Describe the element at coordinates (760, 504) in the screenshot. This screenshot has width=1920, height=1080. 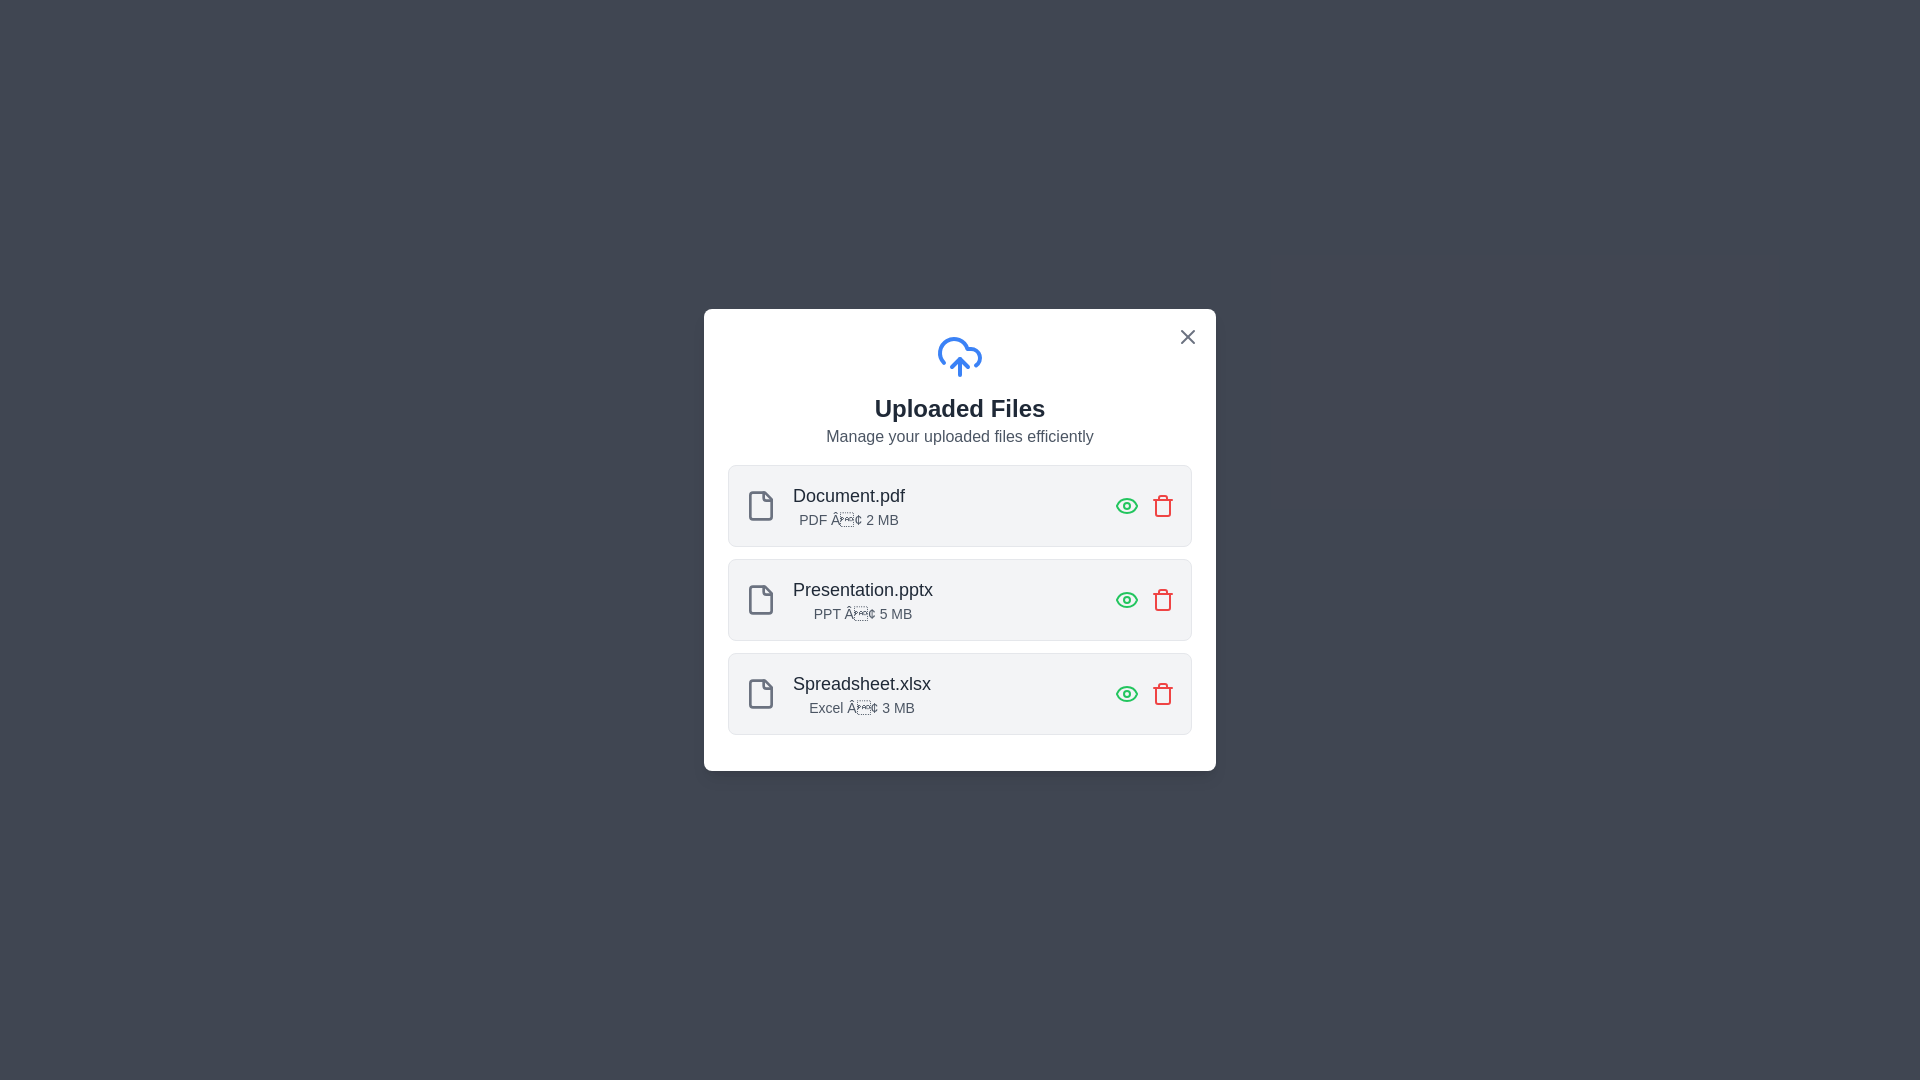
I see `the gray outlined document icon with a white background that is part of the first item in the uploaded files list, located to the left of 'Document.pdf'` at that location.